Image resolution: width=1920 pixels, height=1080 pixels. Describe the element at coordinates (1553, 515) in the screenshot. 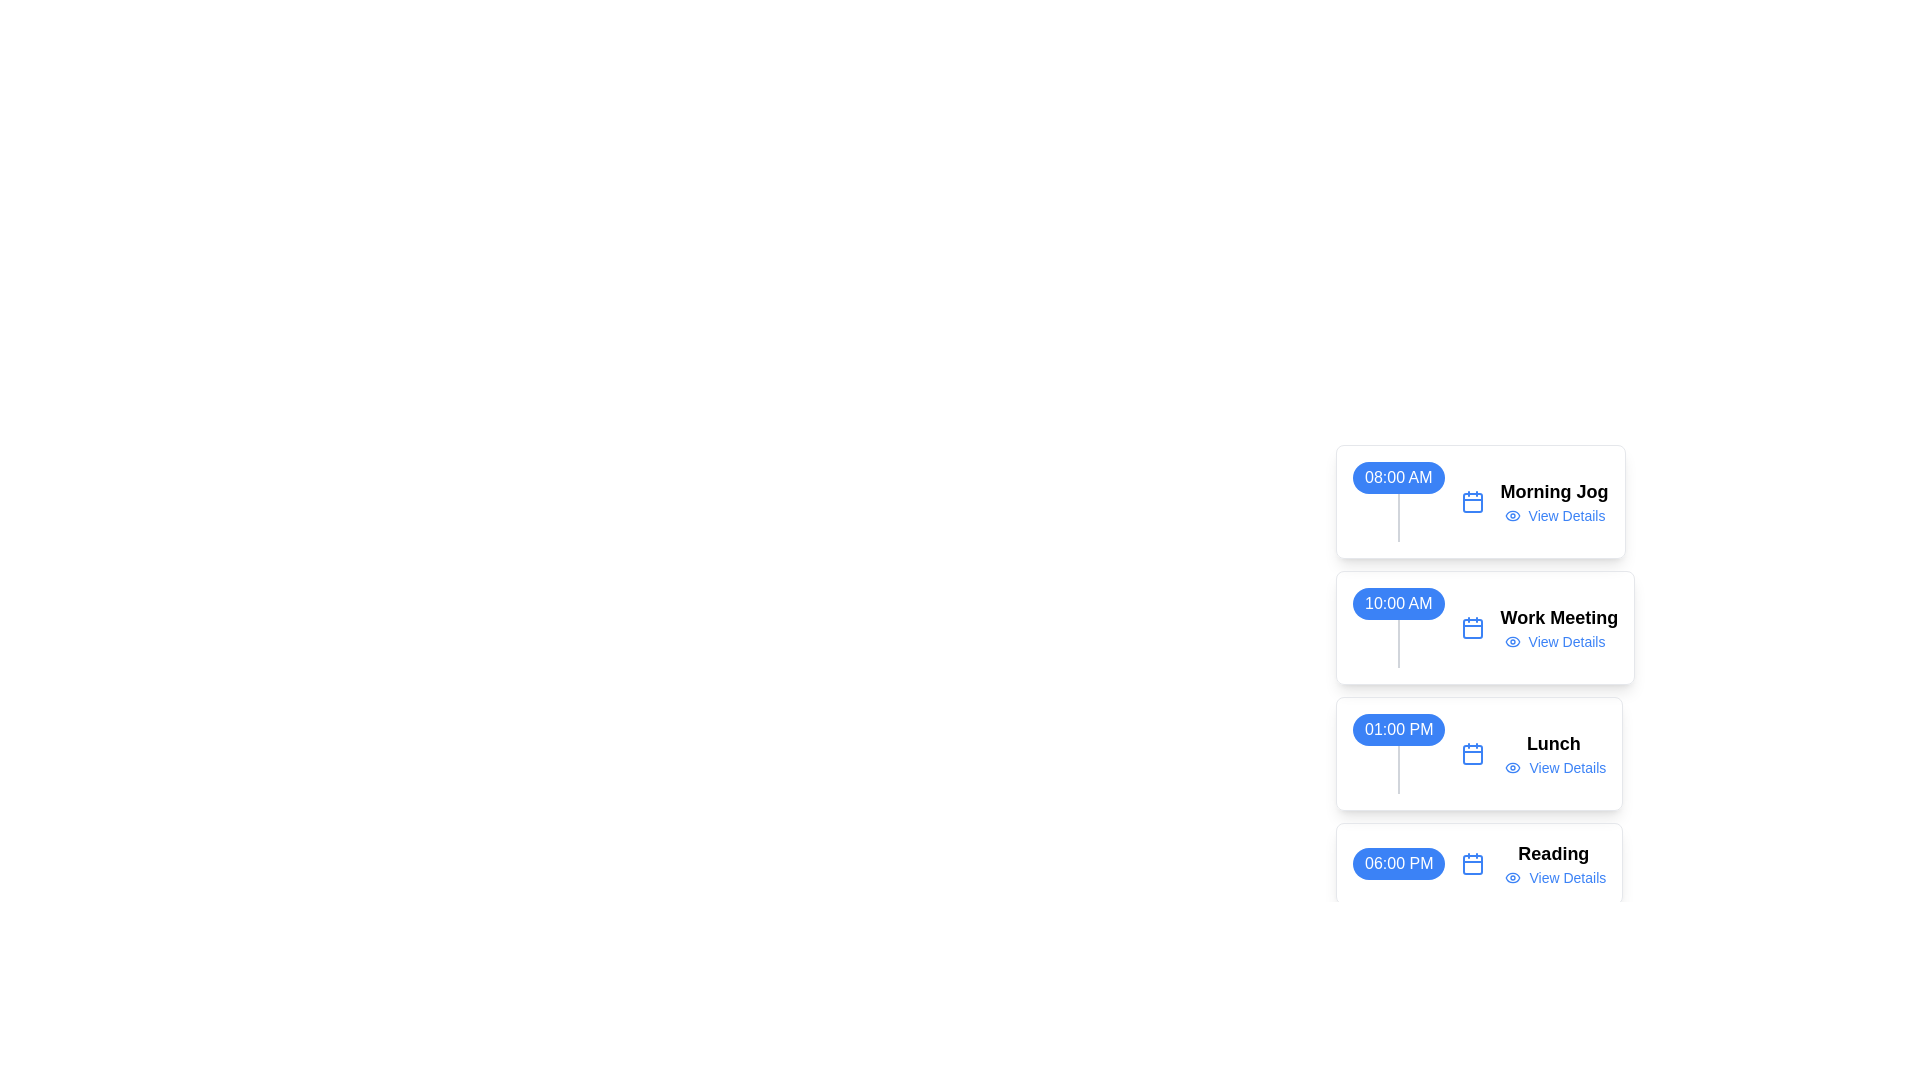

I see `the 'View Details' hyperlink with an eye icon located below 'Morning Jog'` at that location.